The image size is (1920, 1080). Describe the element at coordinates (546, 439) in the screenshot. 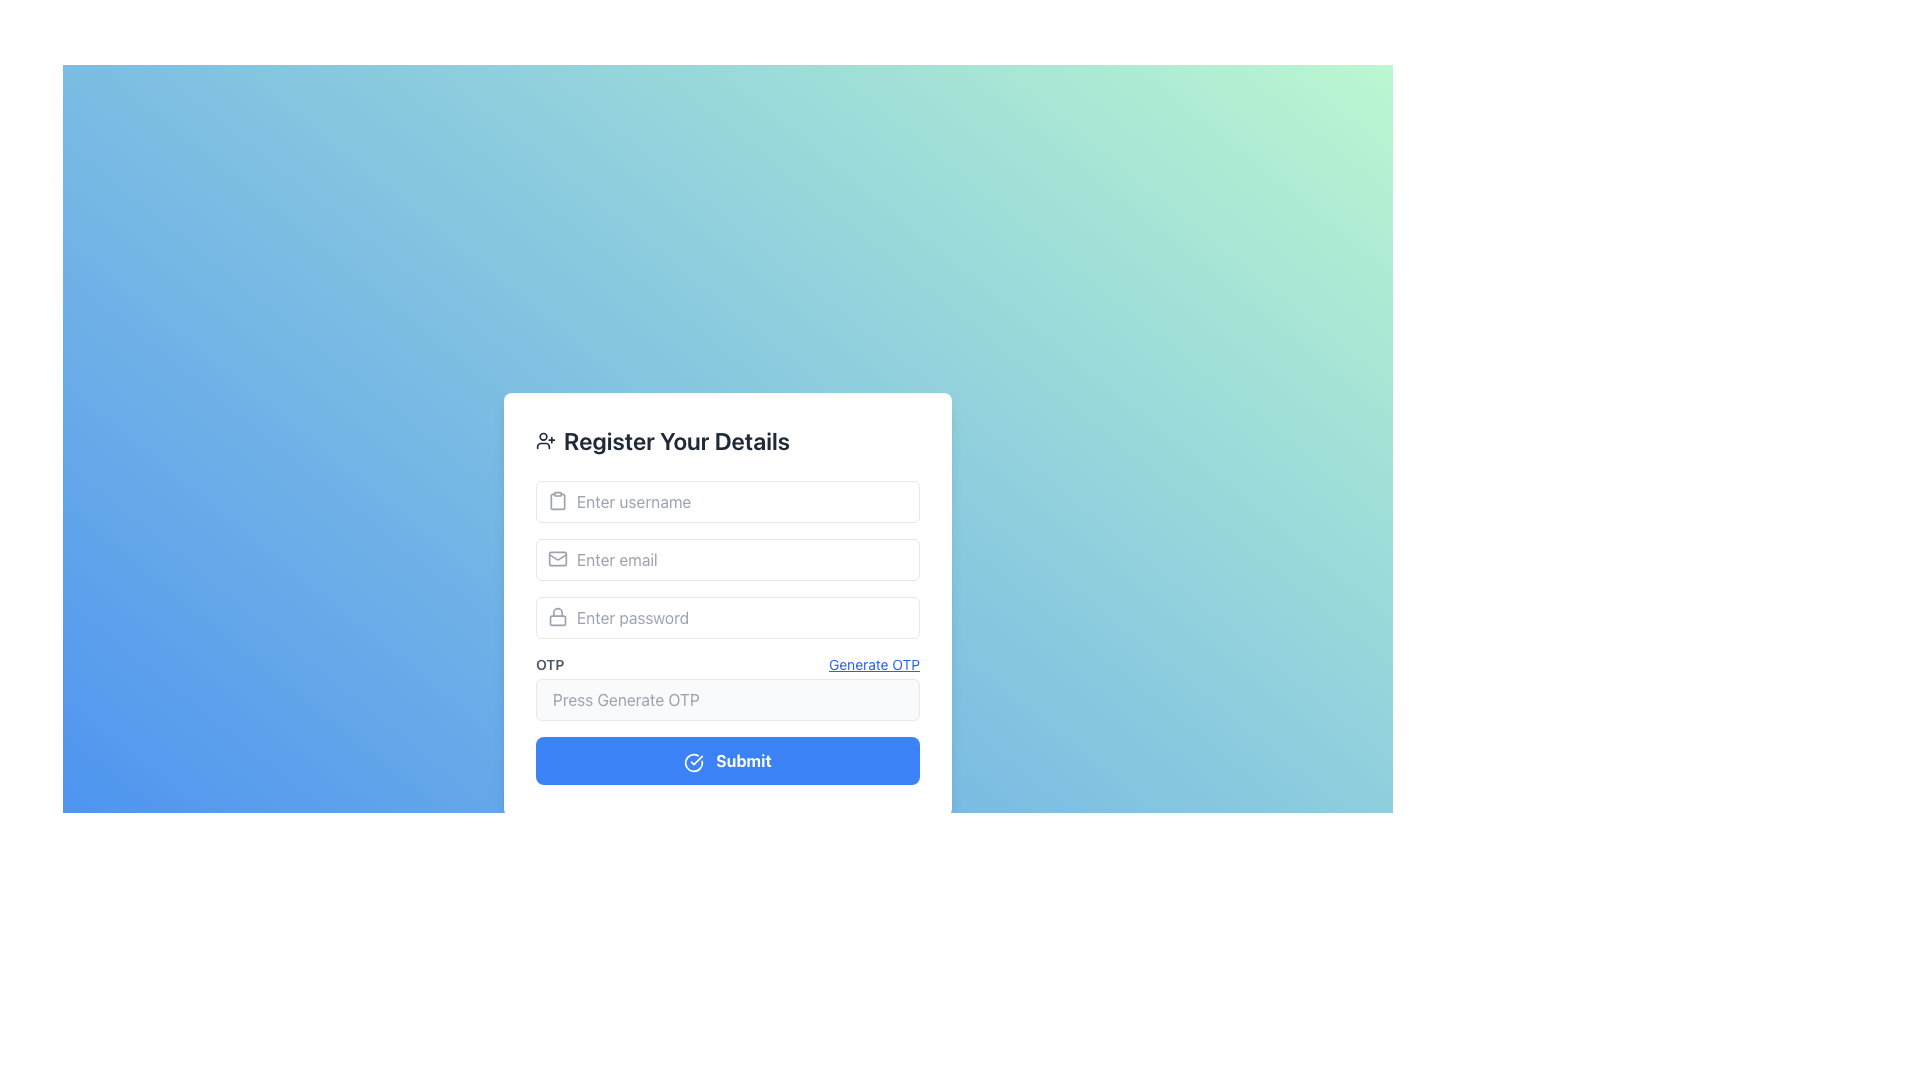

I see `the add-user icon resembling a user silhouette with a plus sign, located to the left of the text 'Register Your Details' in the registration form module` at that location.